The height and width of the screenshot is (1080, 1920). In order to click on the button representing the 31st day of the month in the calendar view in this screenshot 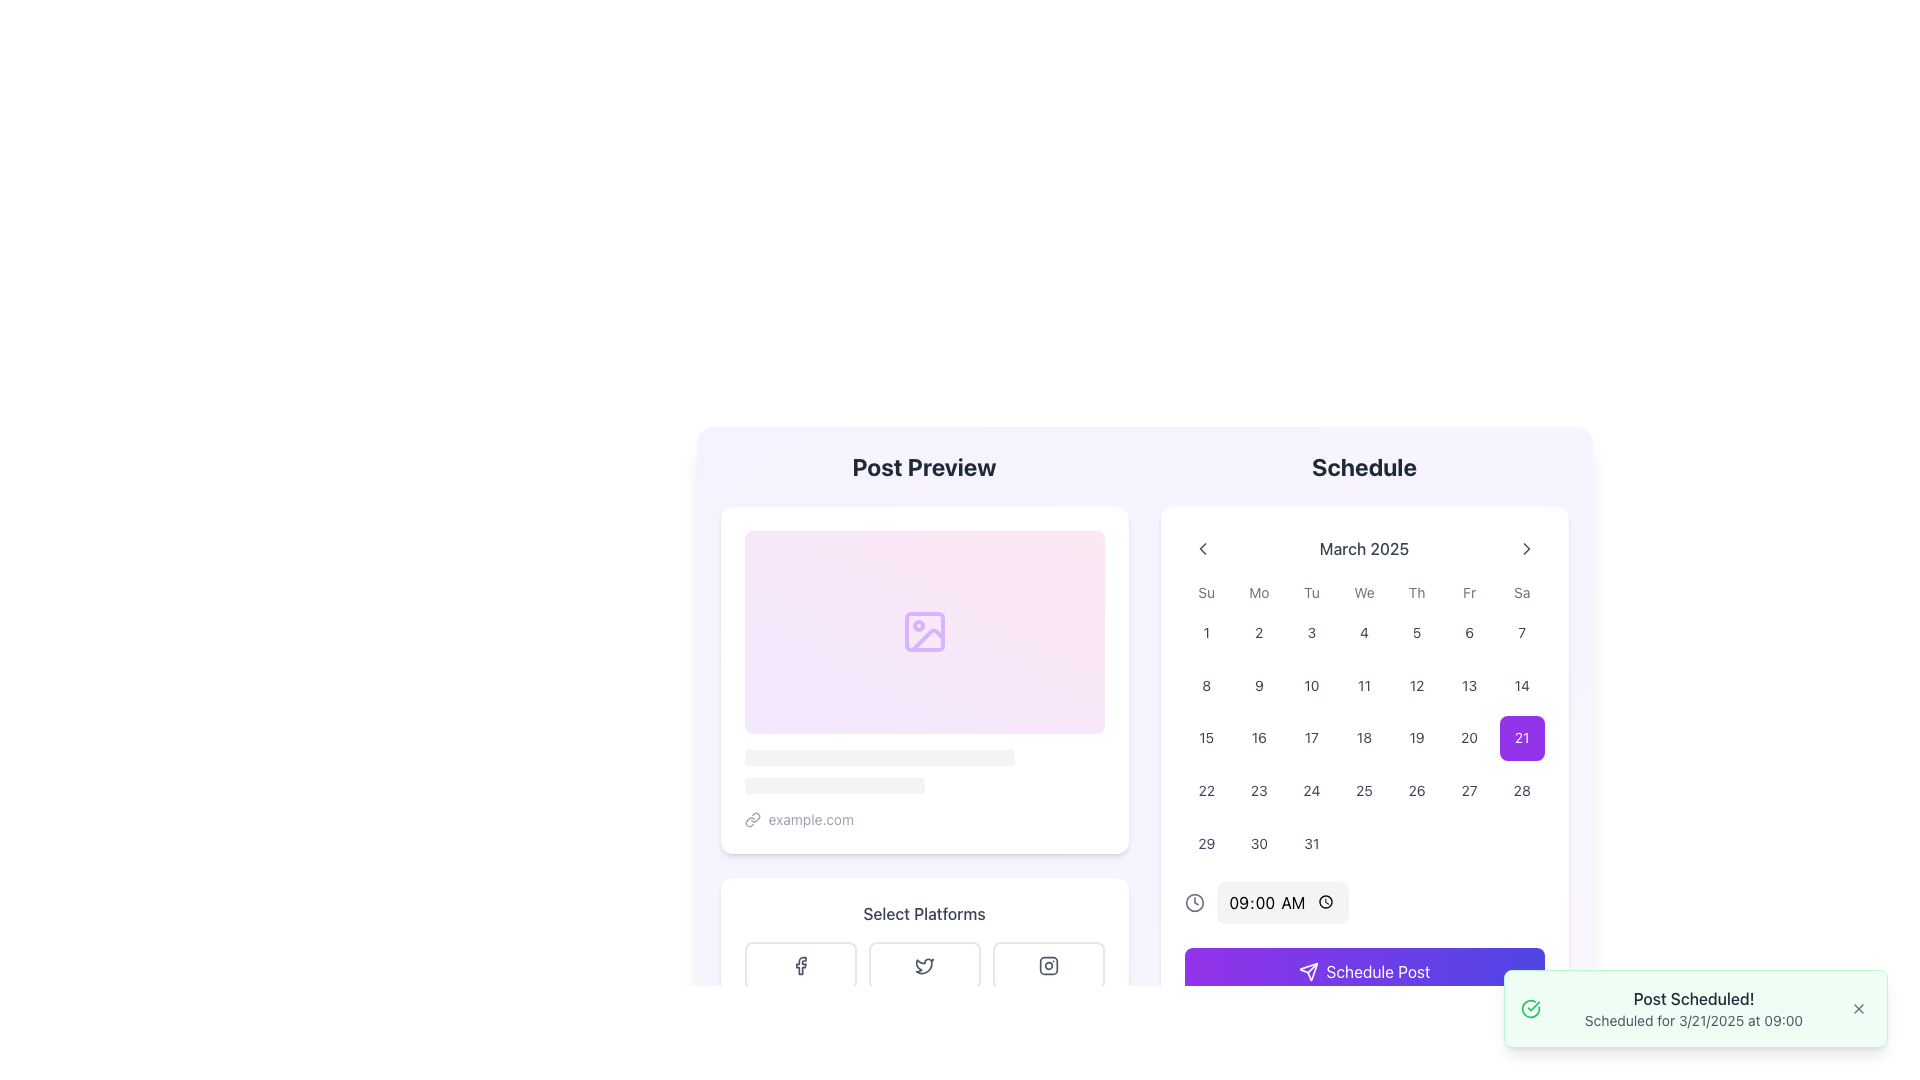, I will do `click(1311, 843)`.